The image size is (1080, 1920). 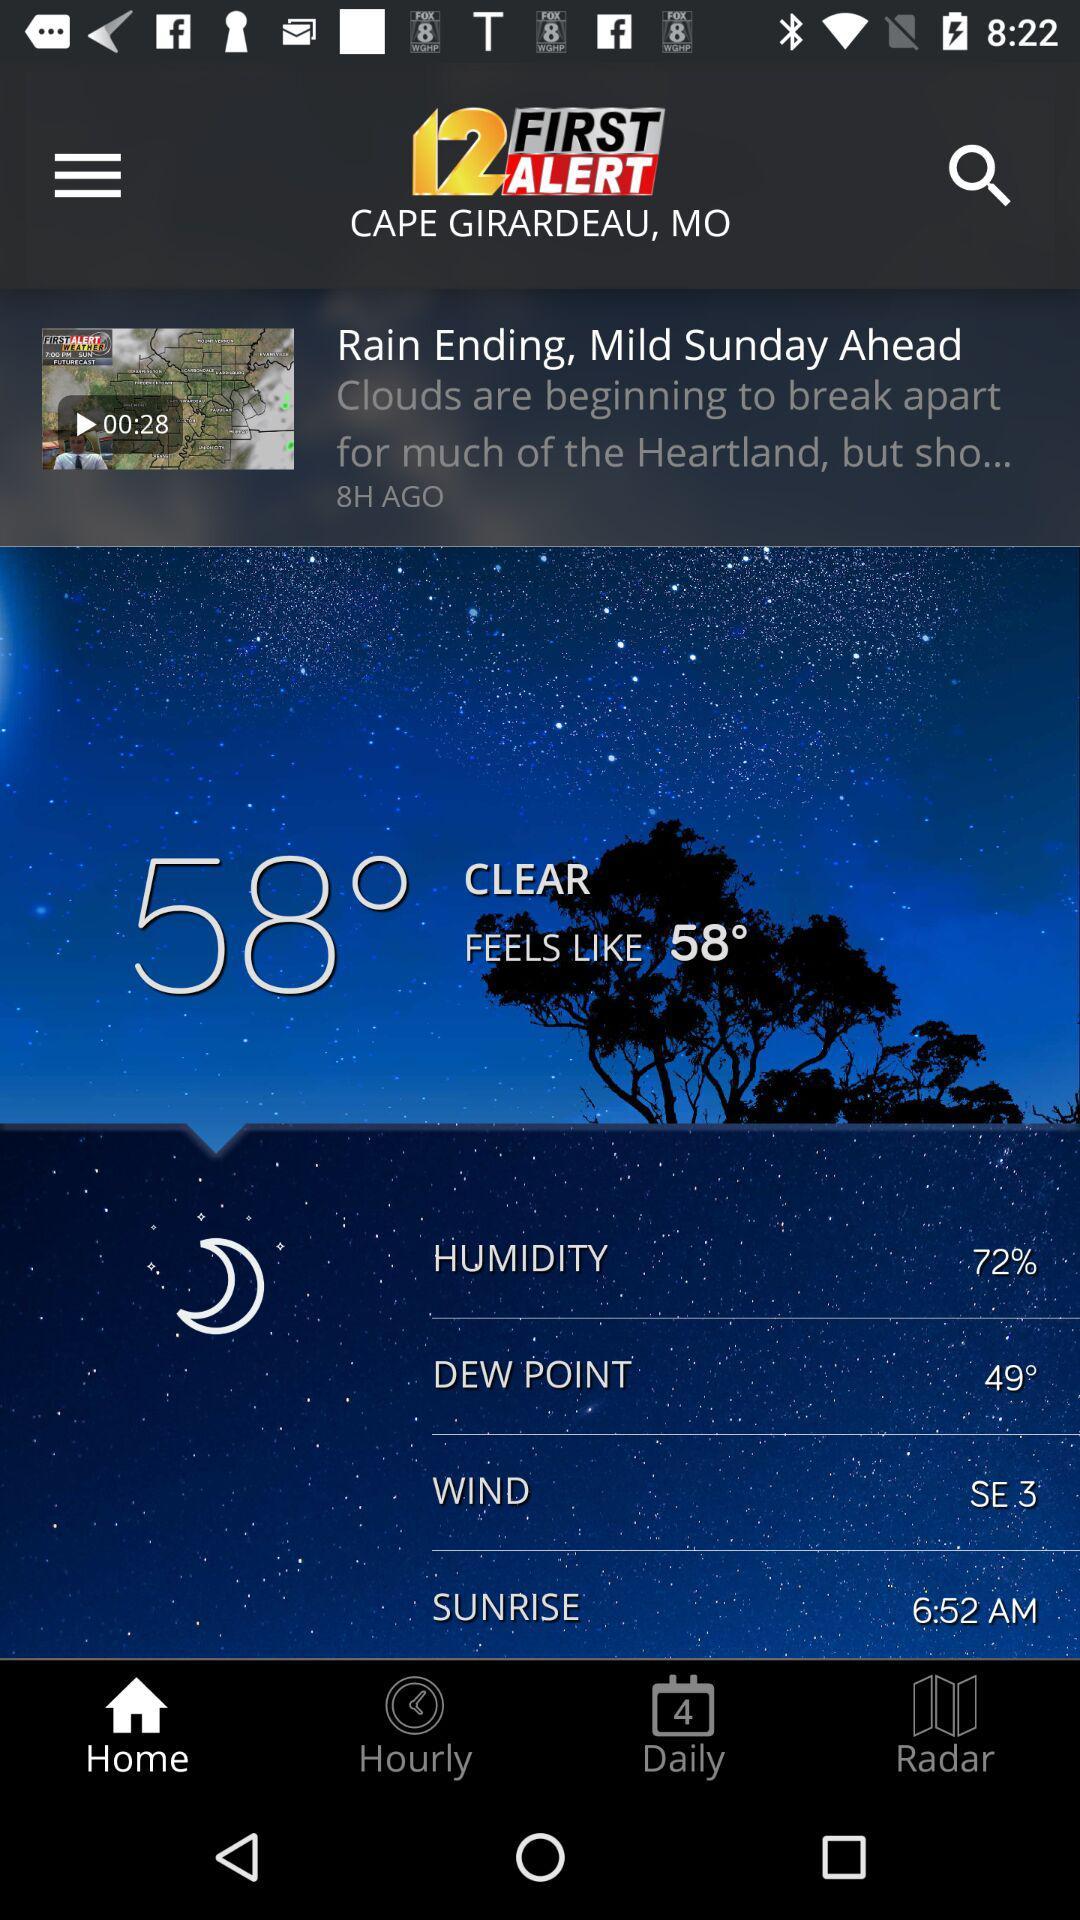 I want to click on radar radio button, so click(x=945, y=1726).